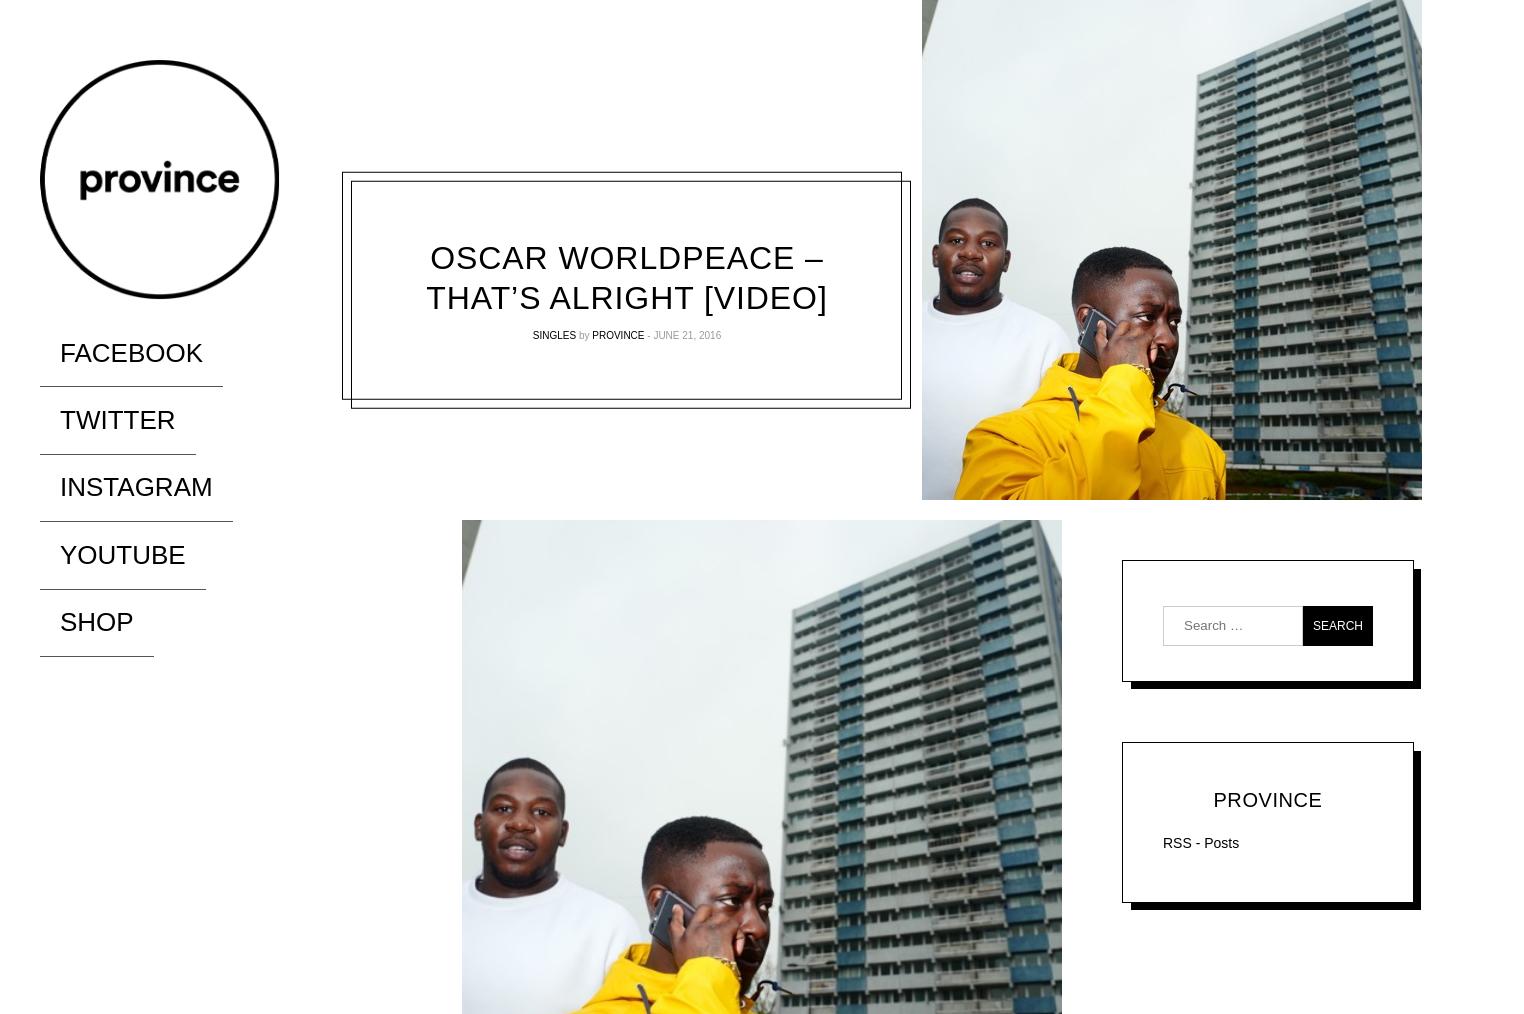 The width and height of the screenshot is (1524, 1014). What do you see at coordinates (686, 334) in the screenshot?
I see `'June 21, 2016'` at bounding box center [686, 334].